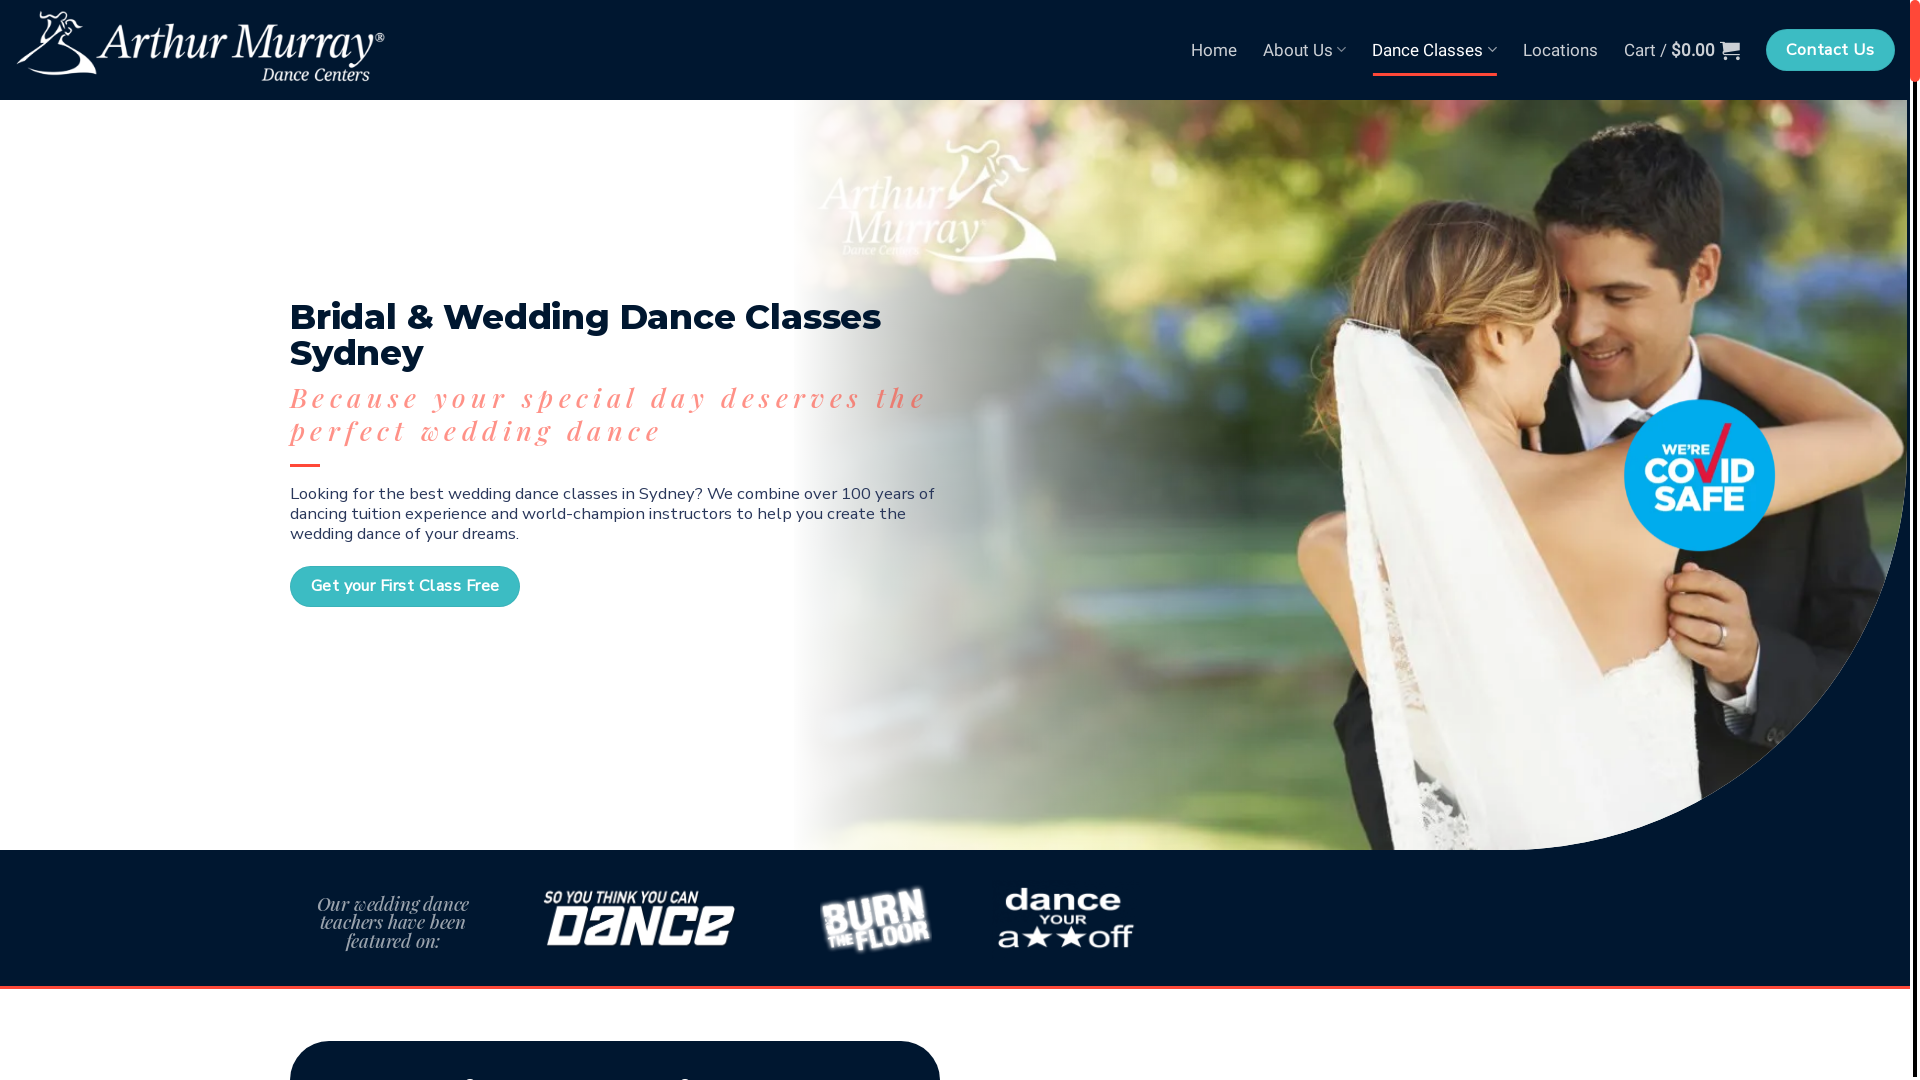 This screenshot has height=1080, width=1920. Describe the element at coordinates (1304, 48) in the screenshot. I see `'About Us'` at that location.